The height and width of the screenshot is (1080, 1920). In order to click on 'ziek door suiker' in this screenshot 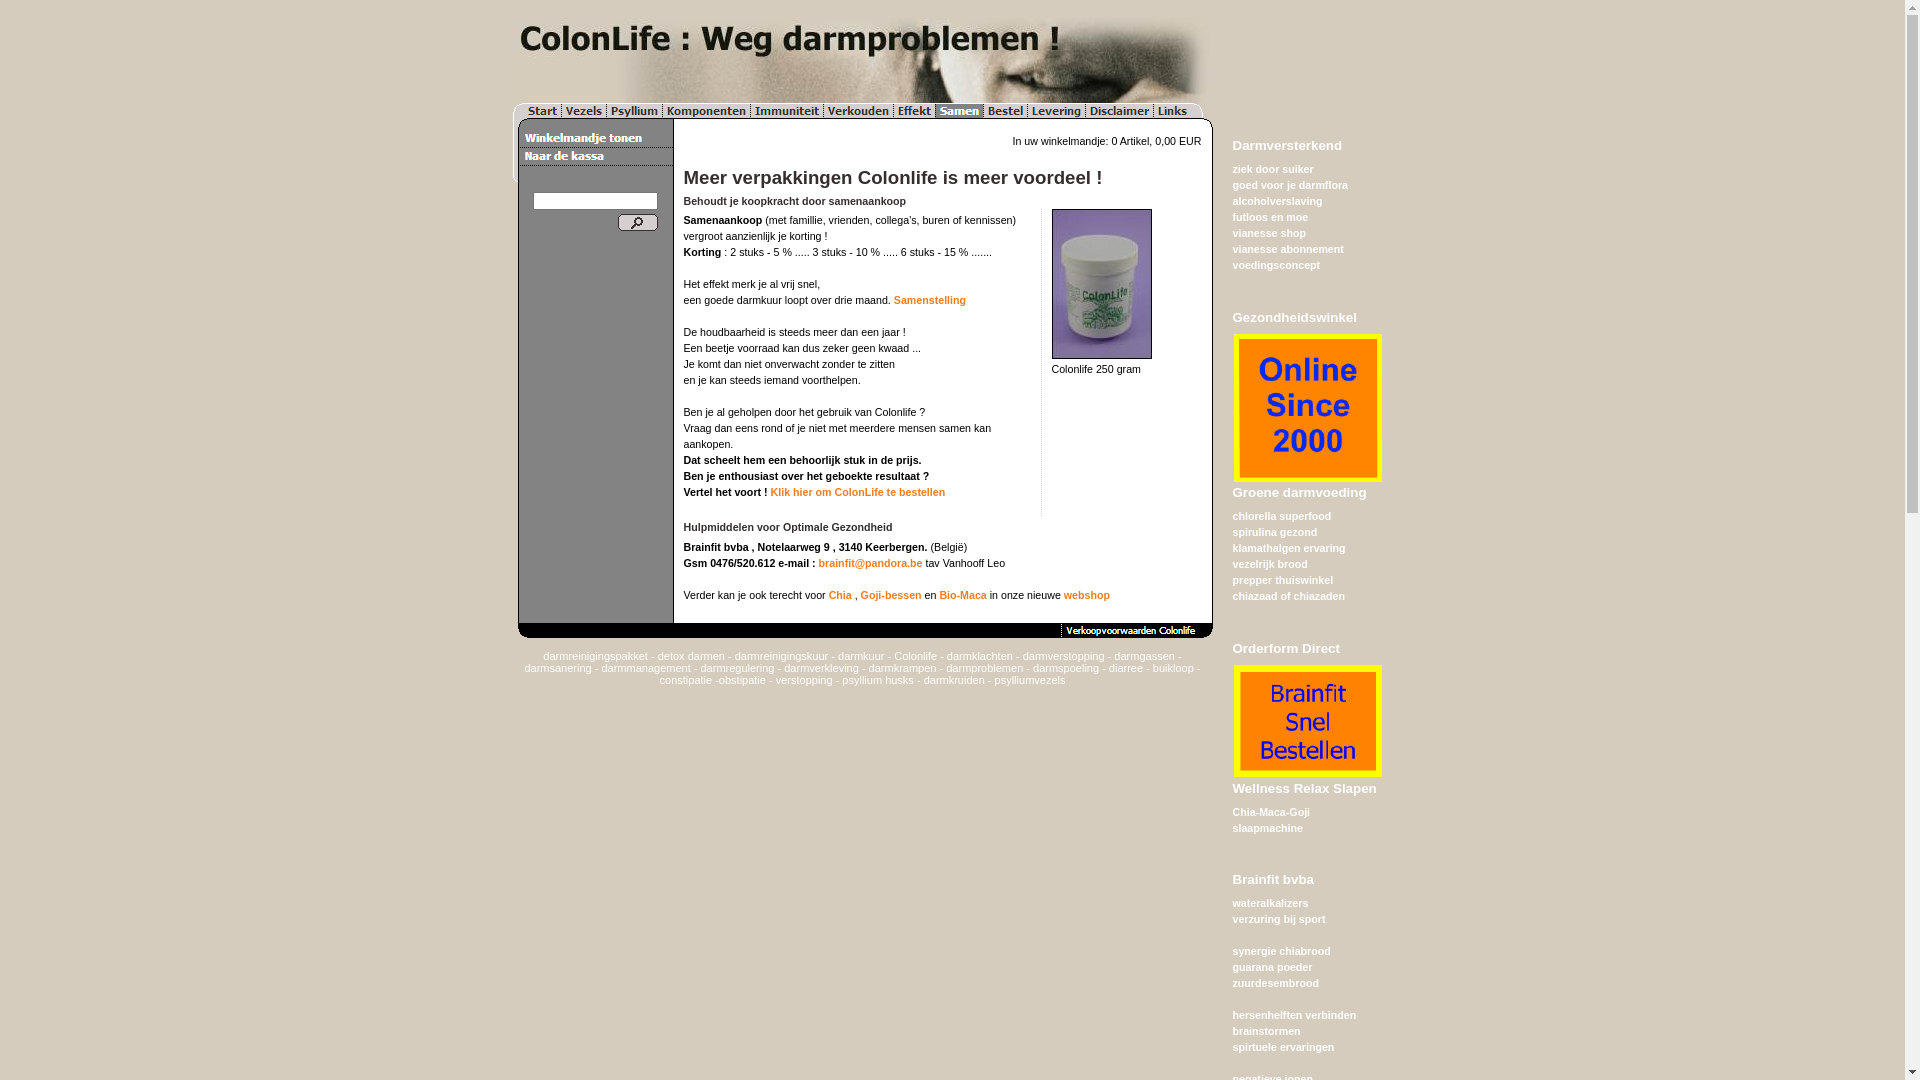, I will do `click(1271, 168)`.